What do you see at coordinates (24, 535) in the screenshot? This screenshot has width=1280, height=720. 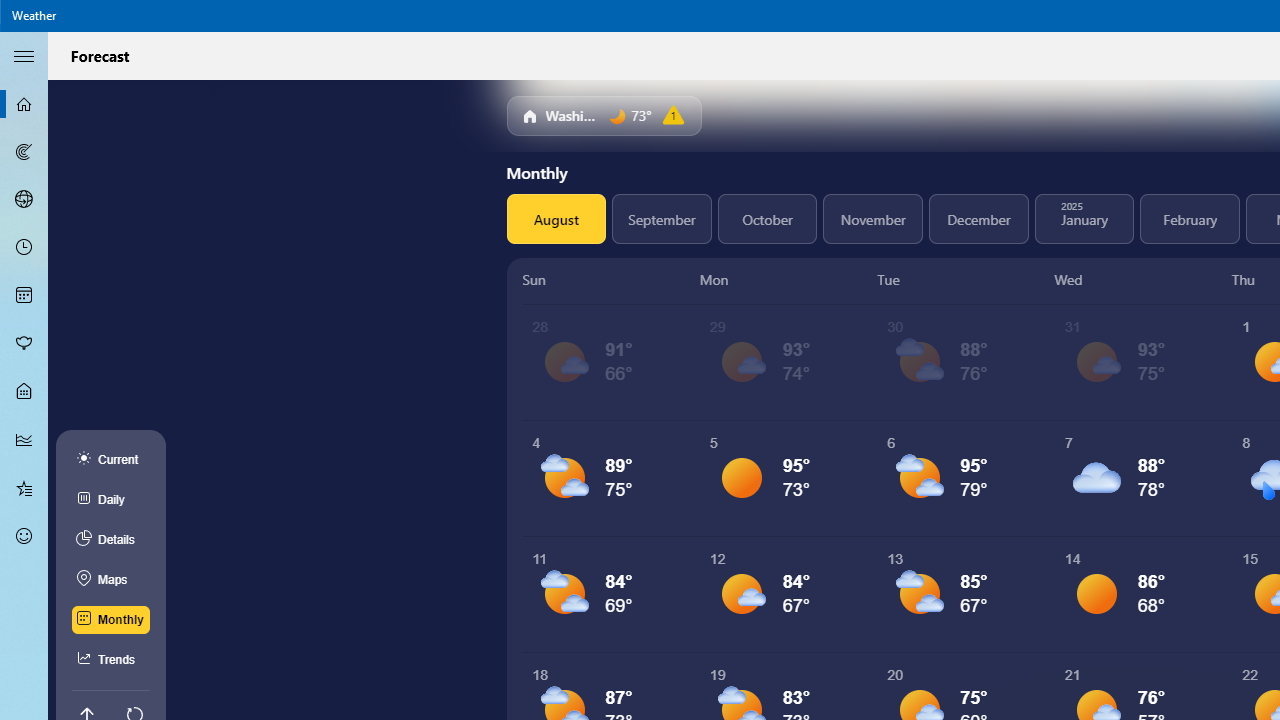 I see `'Send Feedback - Not Selected'` at bounding box center [24, 535].